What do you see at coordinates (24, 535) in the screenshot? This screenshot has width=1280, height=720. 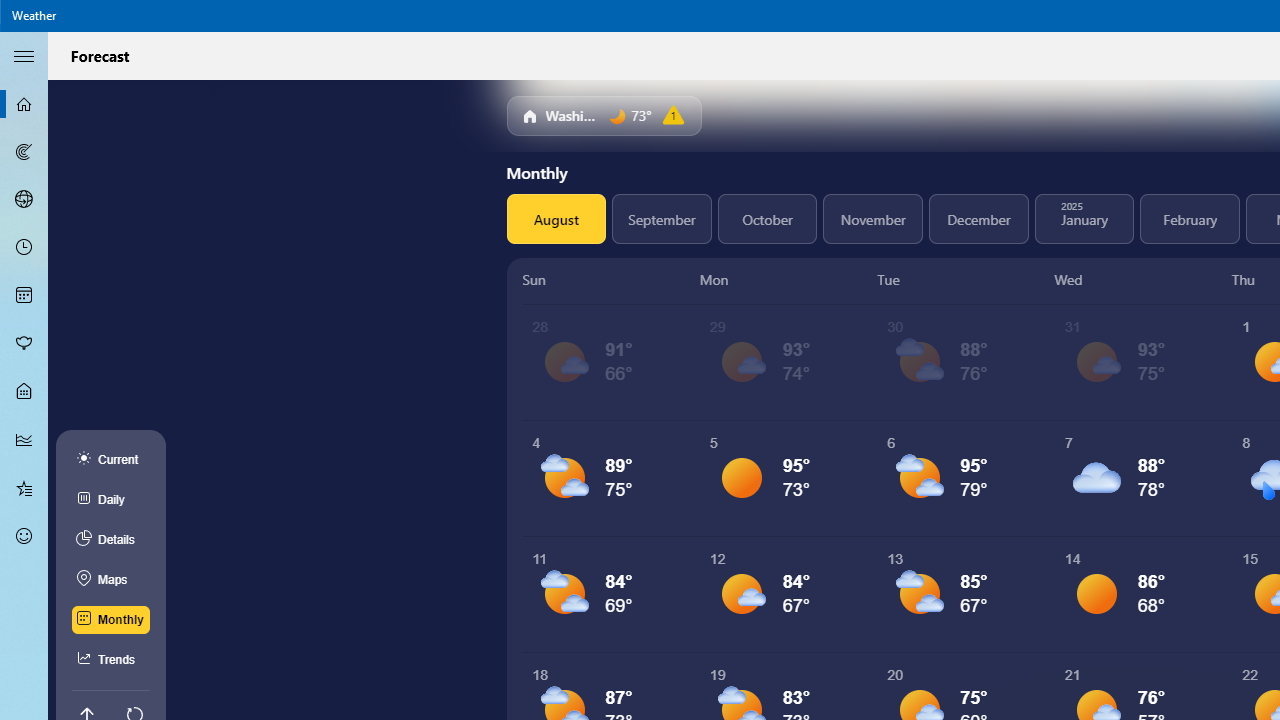 I see `'Send Feedback - Not Selected'` at bounding box center [24, 535].